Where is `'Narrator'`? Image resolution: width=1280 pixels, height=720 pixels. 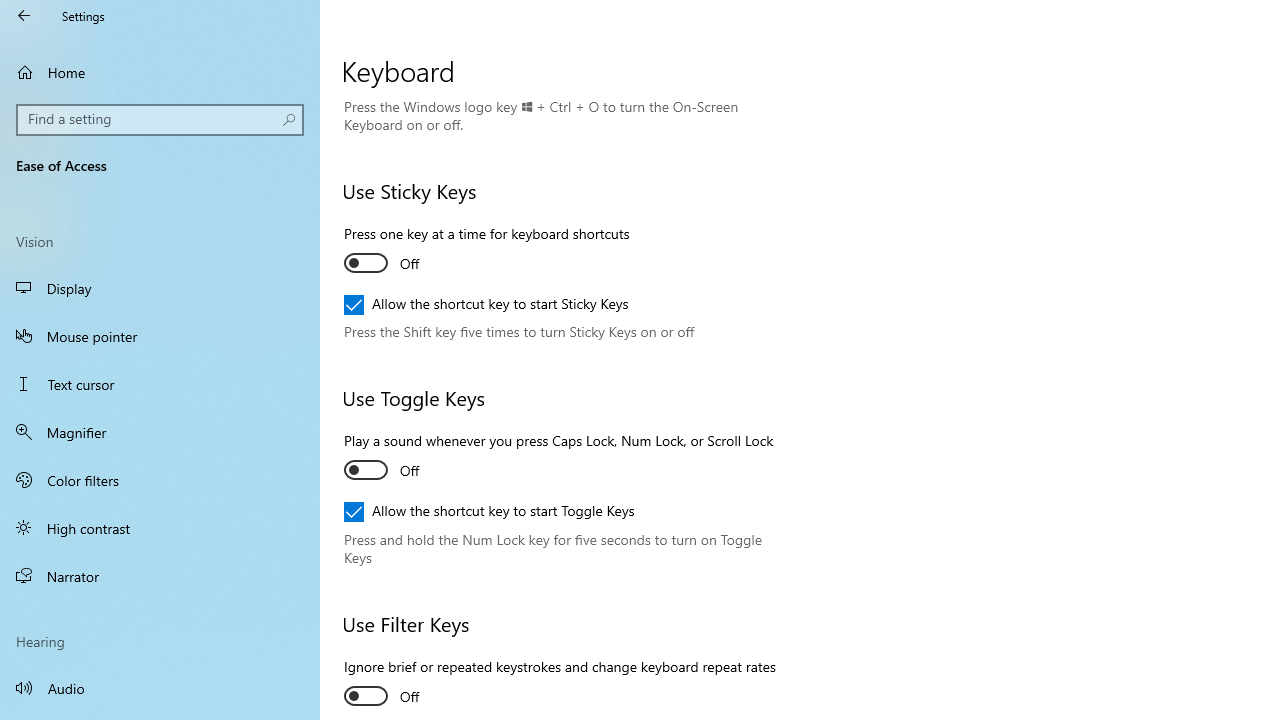
'Narrator' is located at coordinates (160, 576).